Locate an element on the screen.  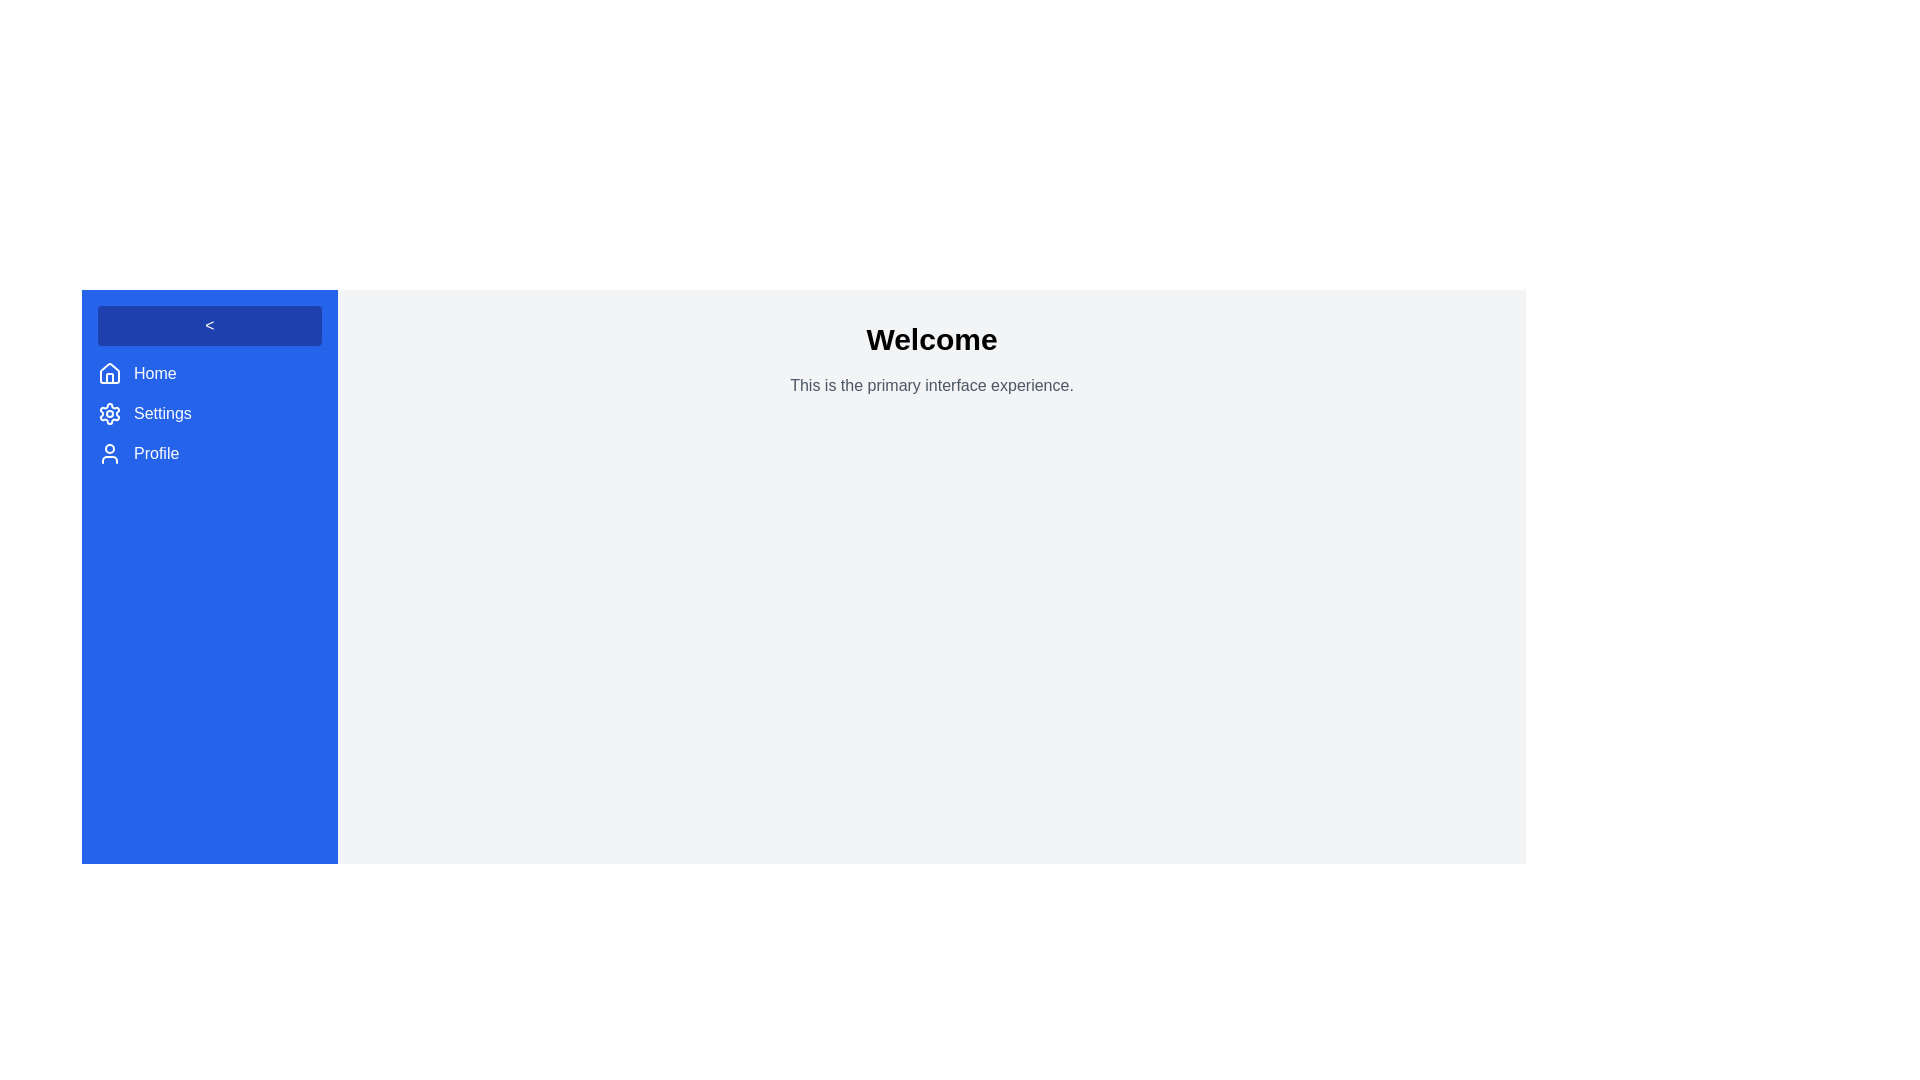
the 'Settings' button located in the sidebar menu, positioned below 'Home' and above 'Profile' is located at coordinates (210, 412).